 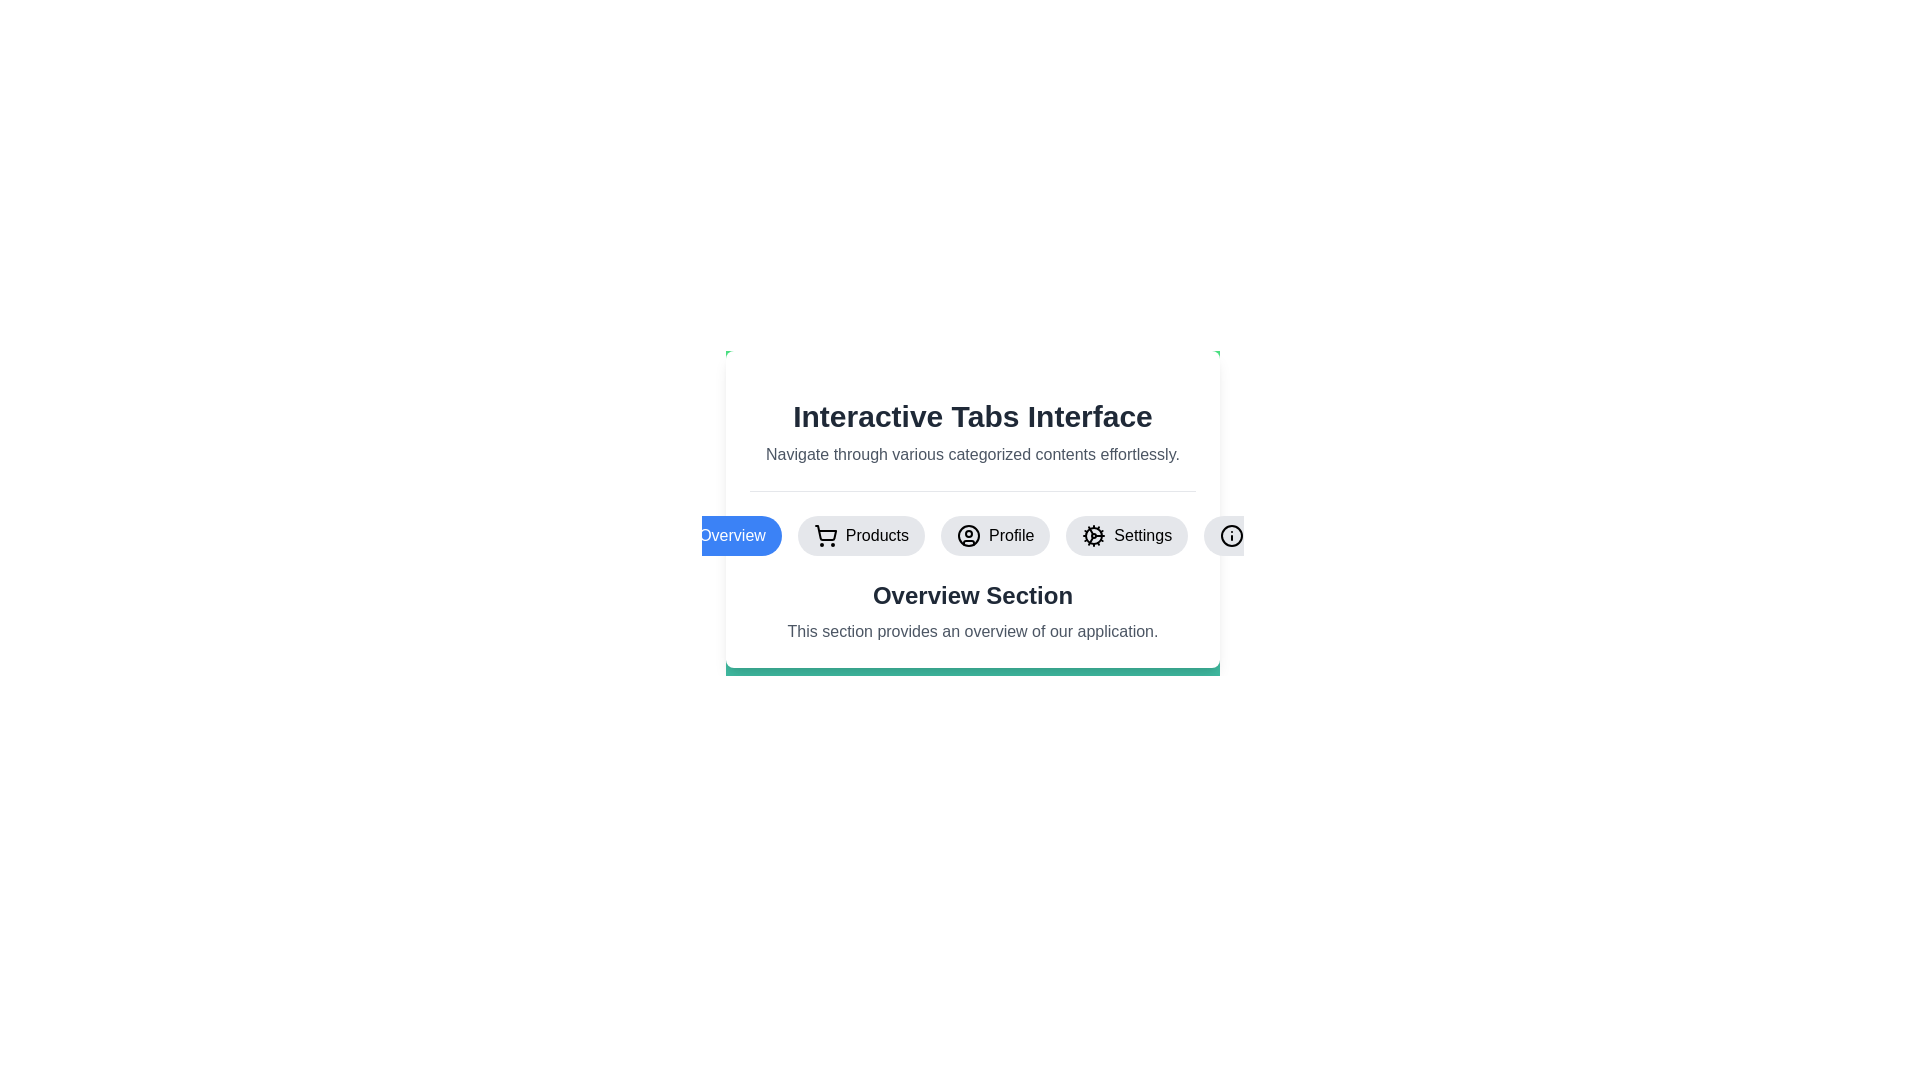 What do you see at coordinates (716, 535) in the screenshot?
I see `the first button from the left in the horizontal navigation group` at bounding box center [716, 535].